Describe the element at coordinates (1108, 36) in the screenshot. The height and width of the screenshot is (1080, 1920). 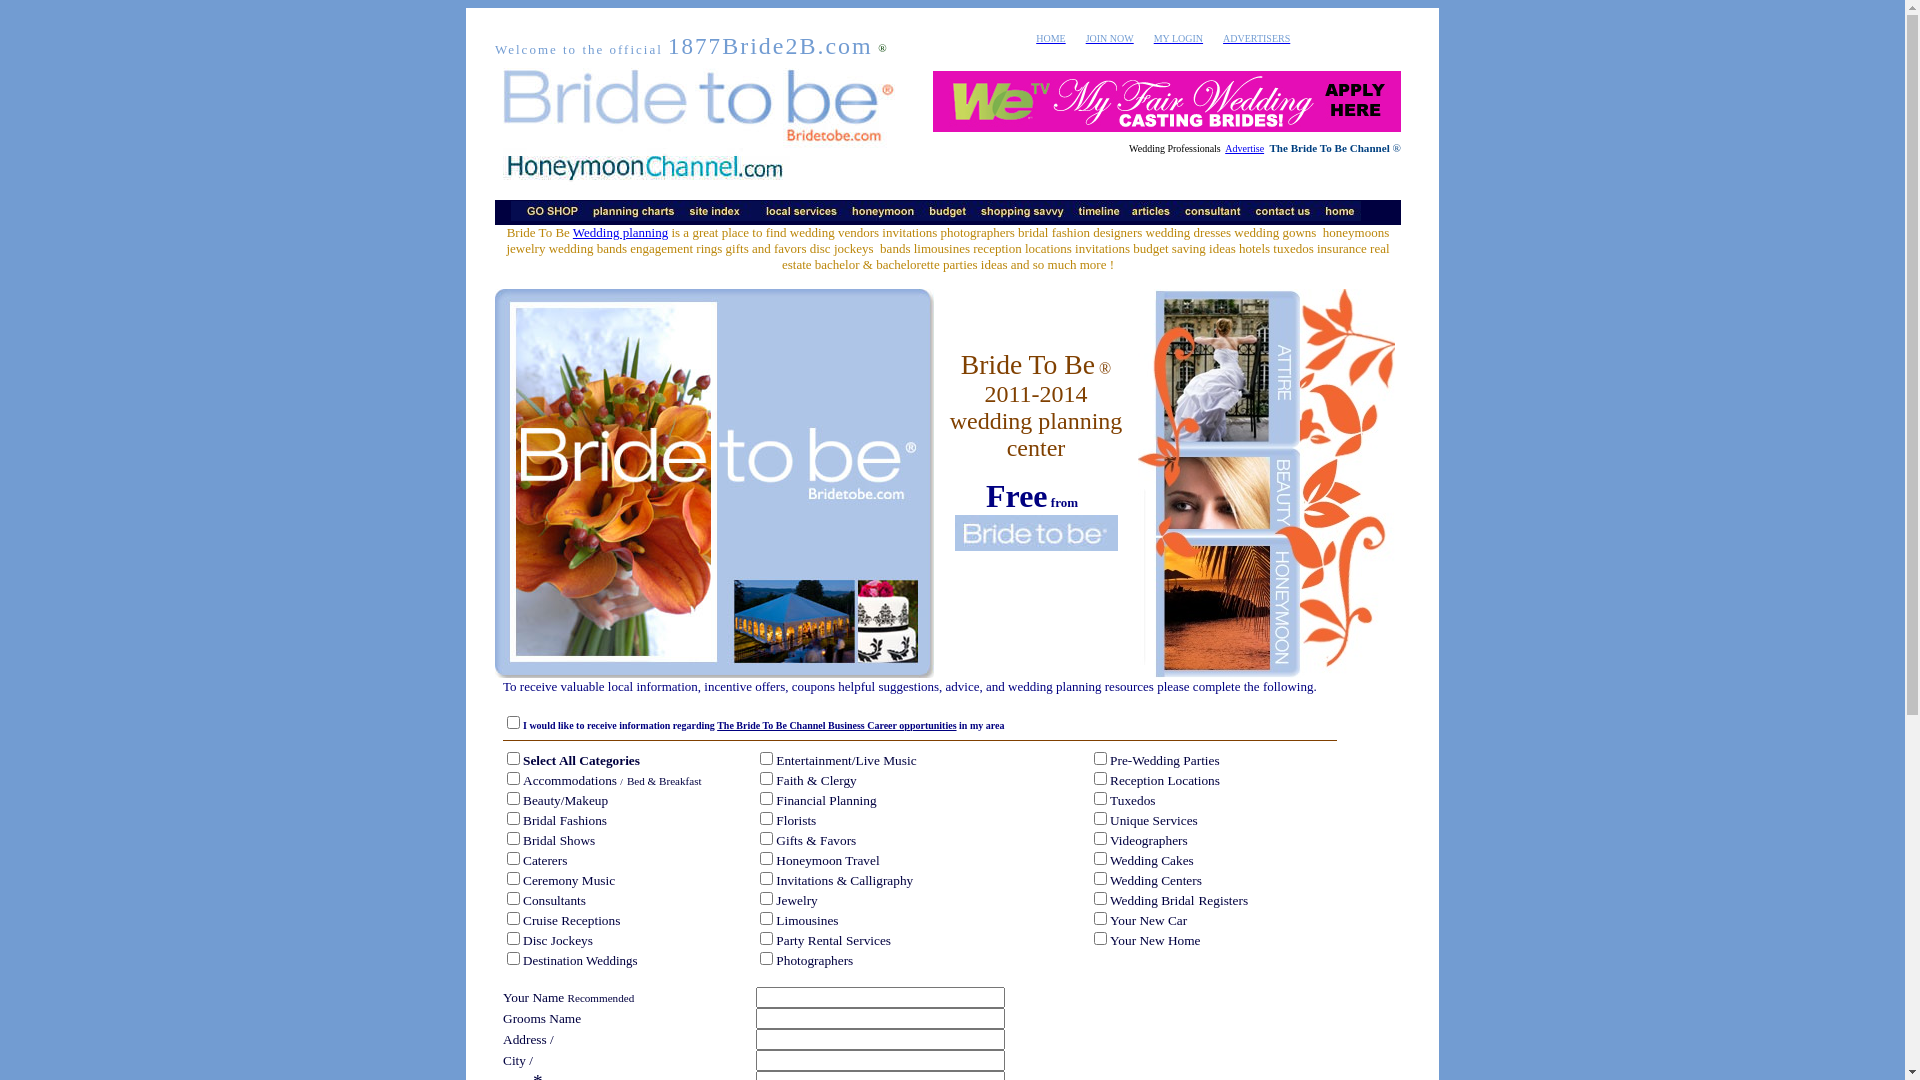
I see `'JOIN NOW'` at that location.